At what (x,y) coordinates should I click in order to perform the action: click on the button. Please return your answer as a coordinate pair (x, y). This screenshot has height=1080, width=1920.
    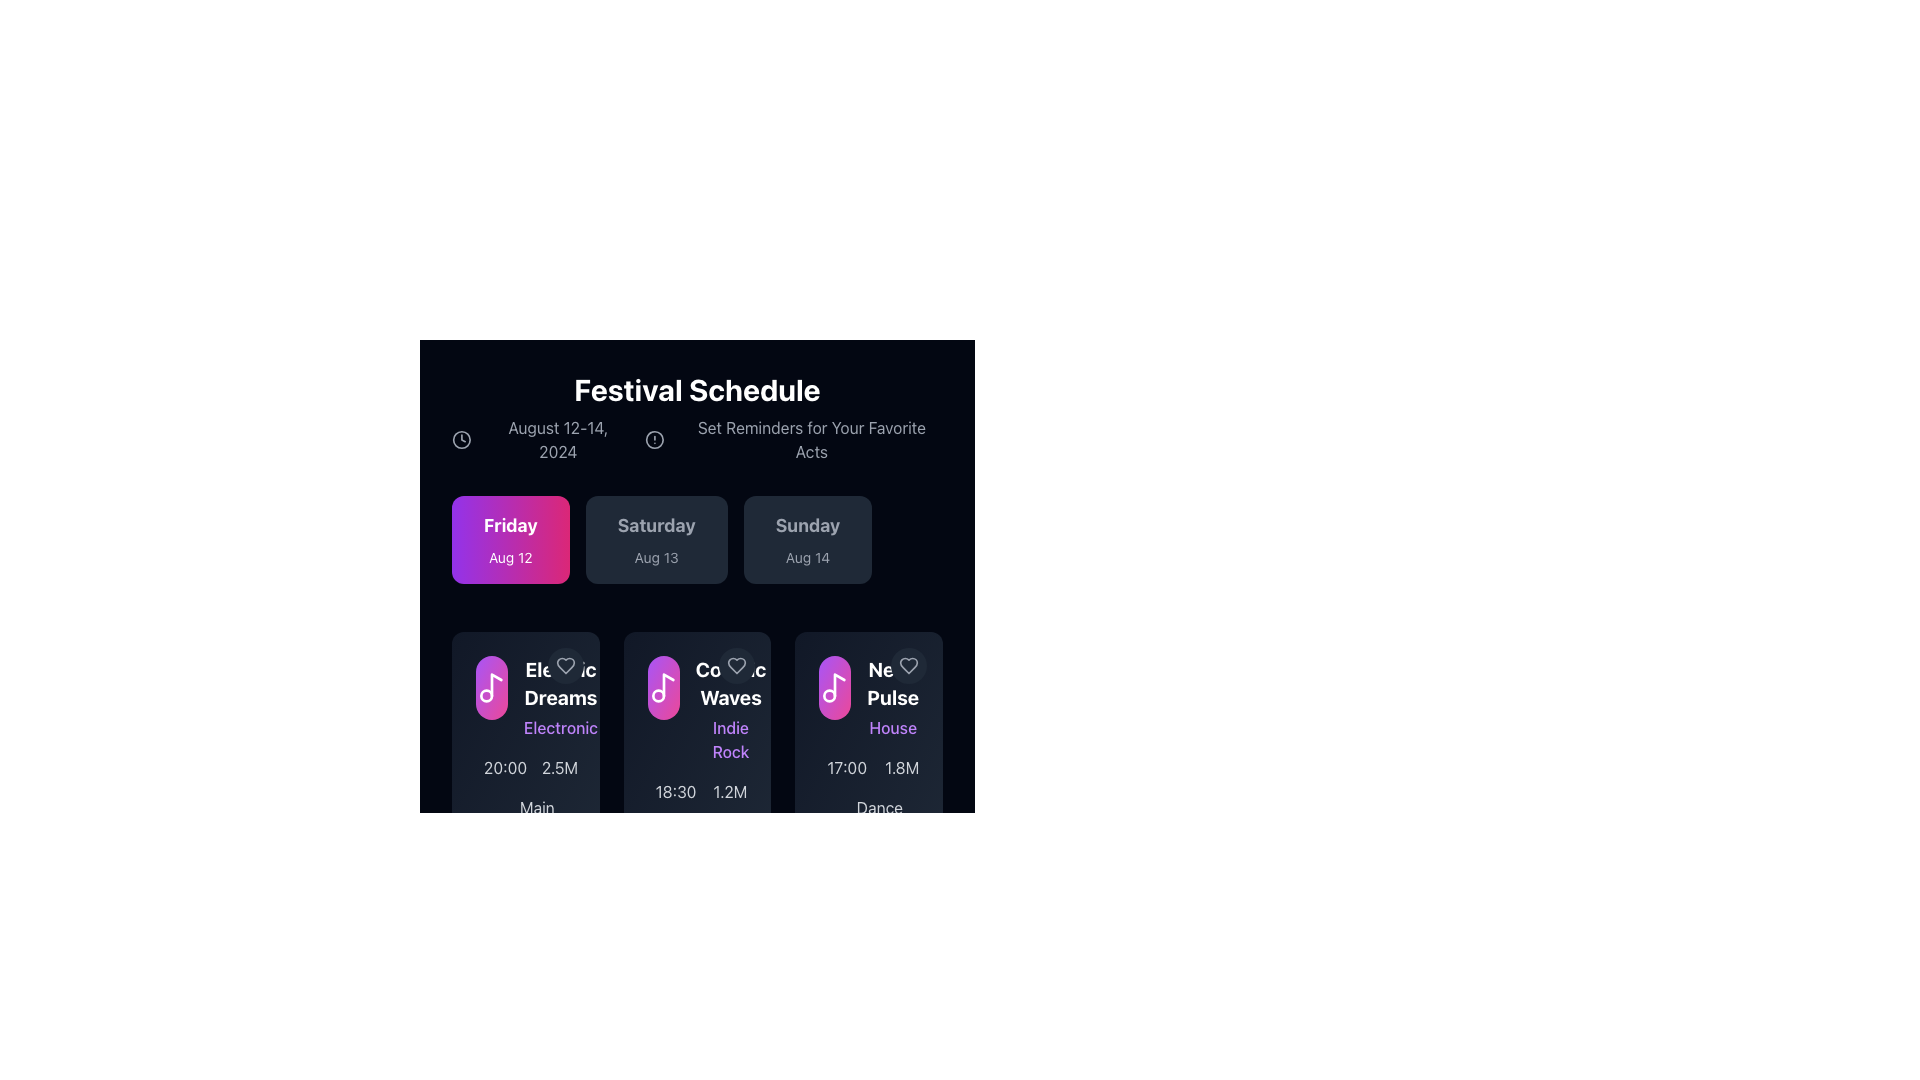
    Looking at the image, I should click on (656, 540).